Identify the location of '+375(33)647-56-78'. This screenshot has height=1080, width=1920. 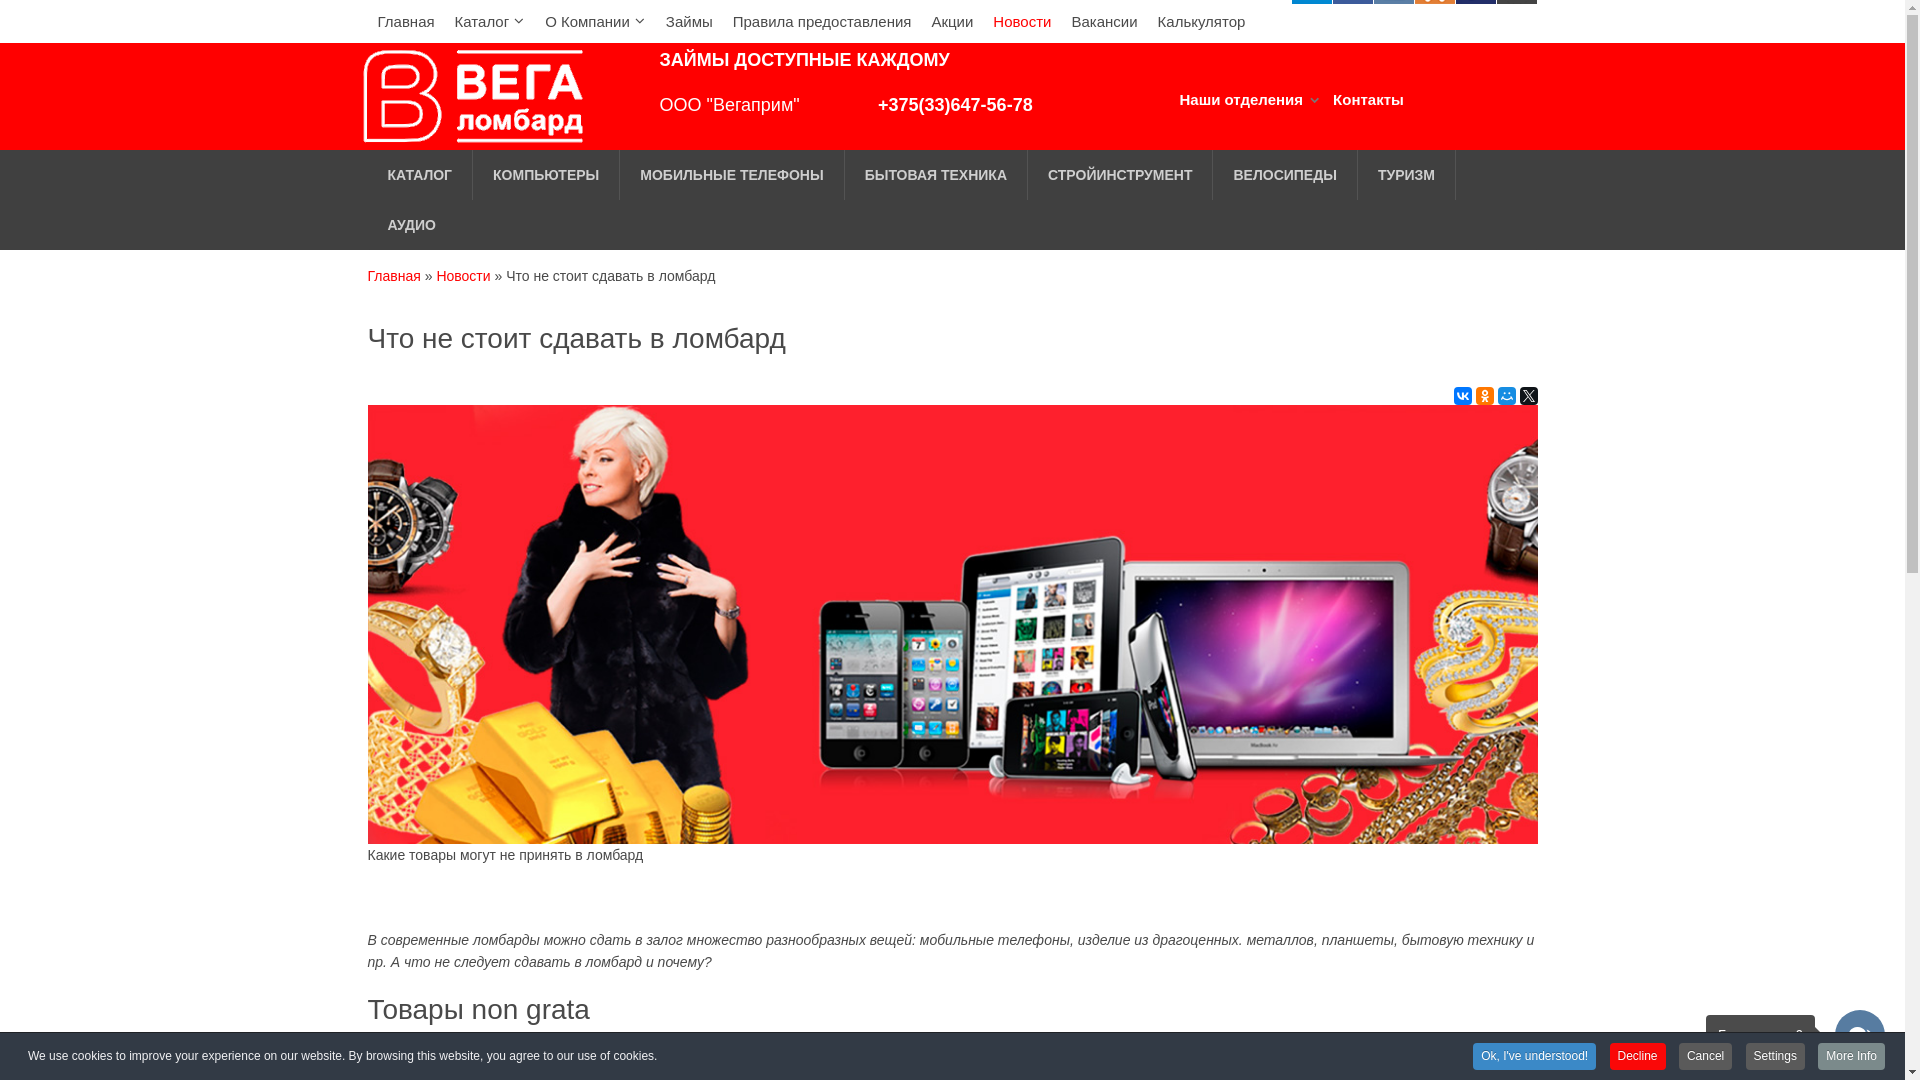
(954, 104).